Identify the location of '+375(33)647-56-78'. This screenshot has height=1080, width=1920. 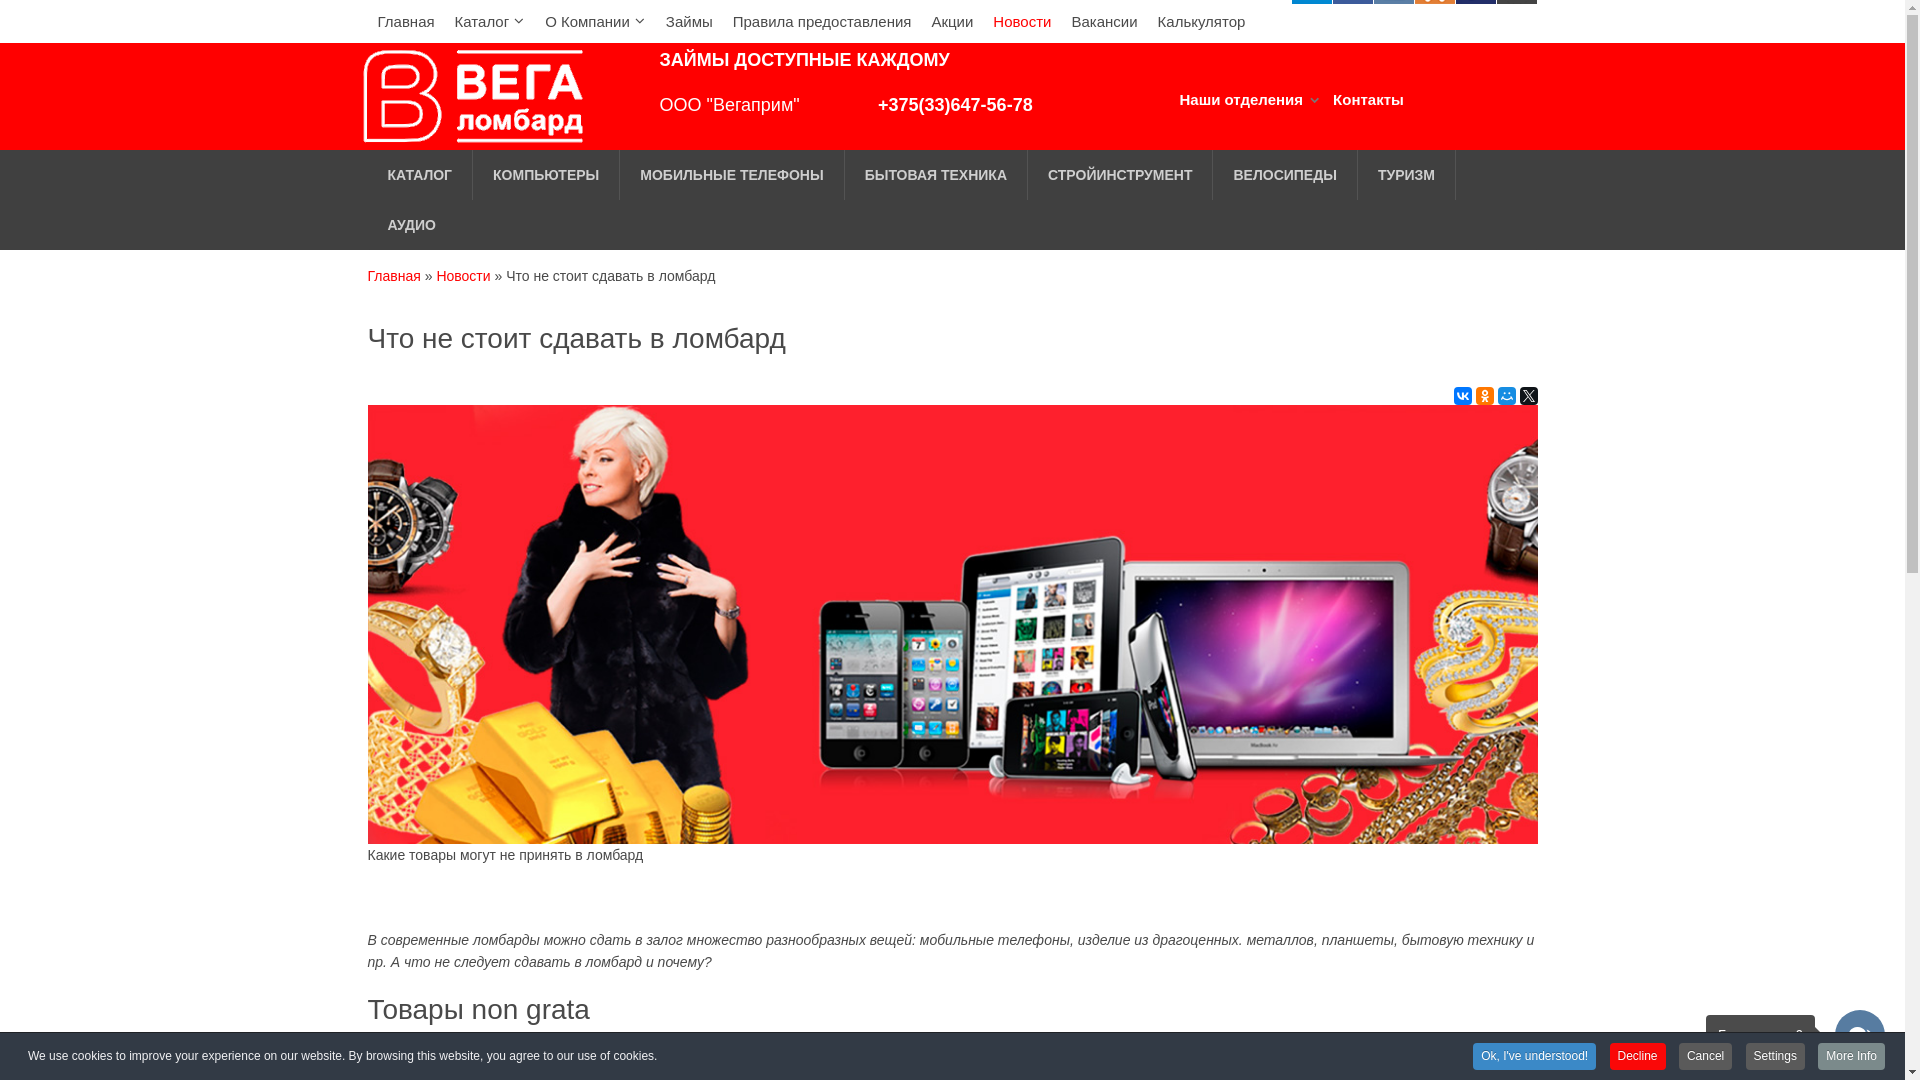
(954, 104).